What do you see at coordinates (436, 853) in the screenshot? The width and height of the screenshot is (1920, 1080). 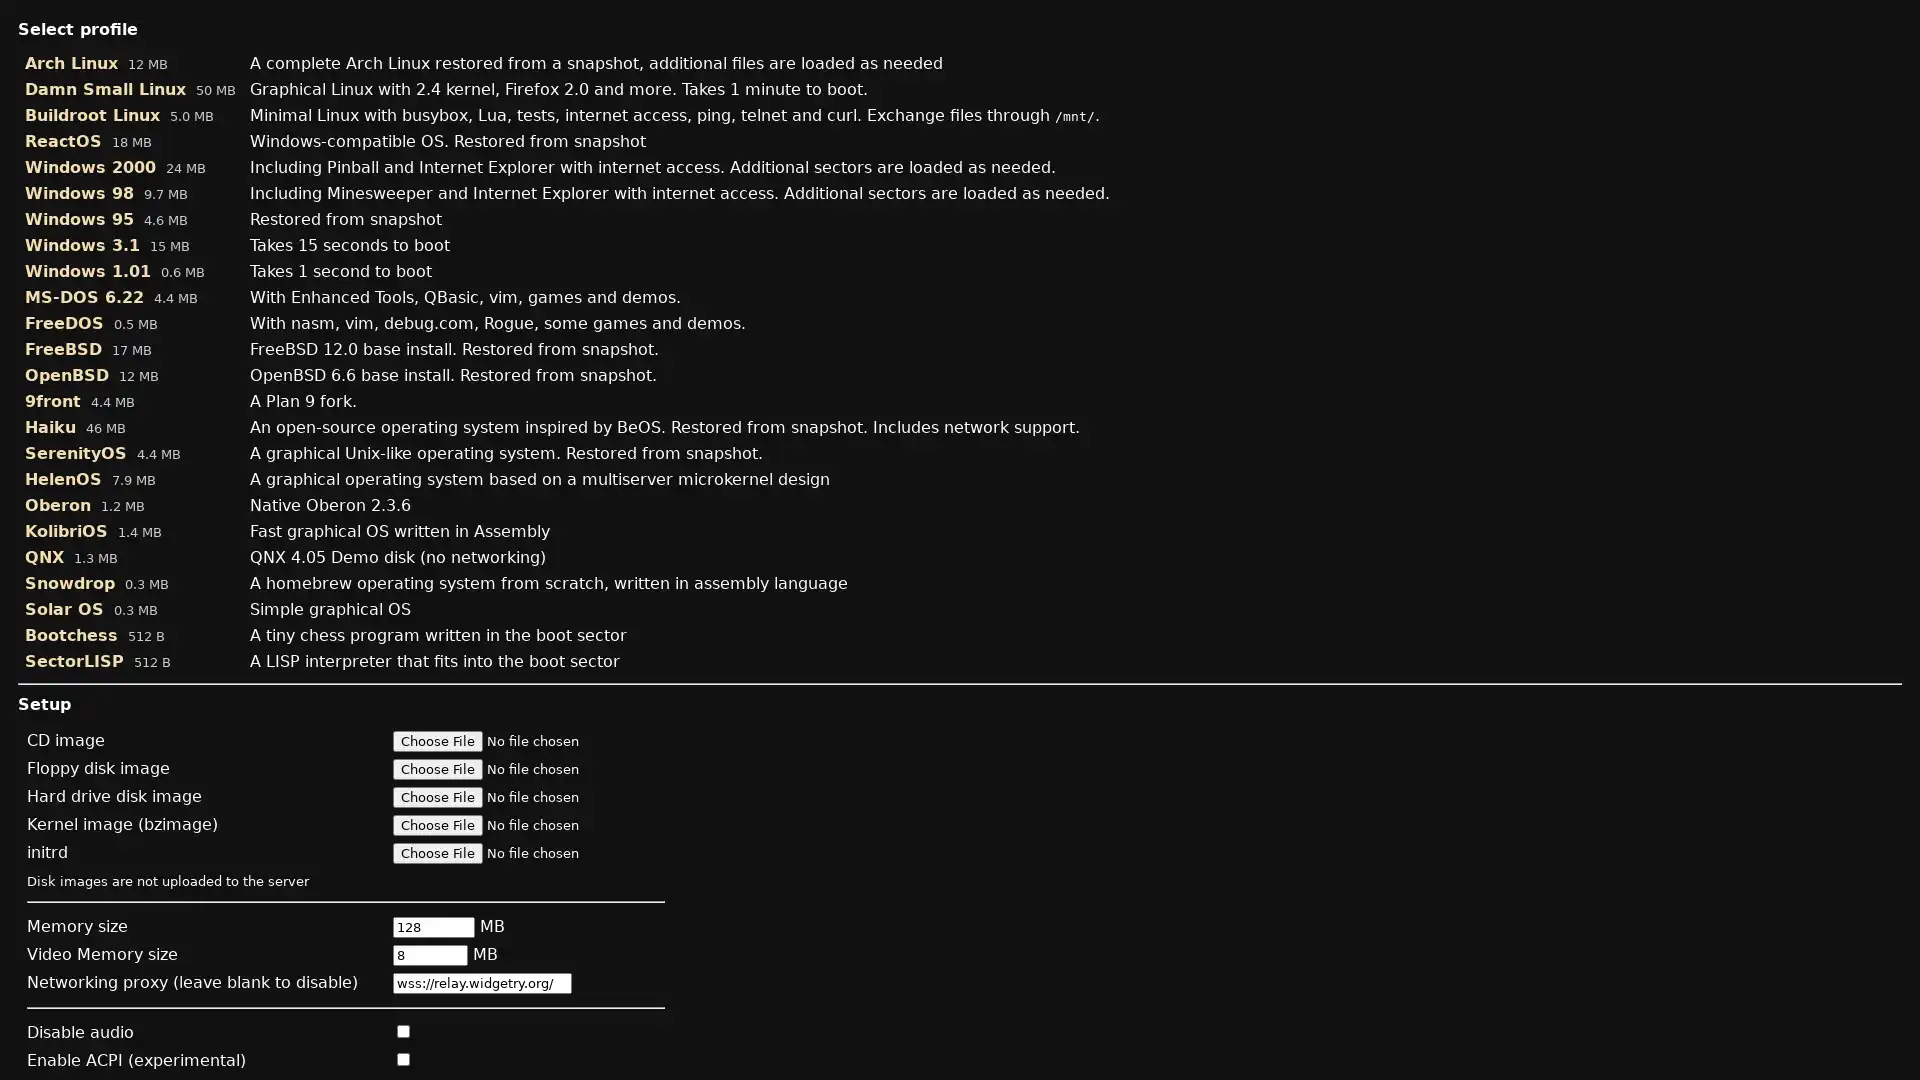 I see `Choose File` at bounding box center [436, 853].